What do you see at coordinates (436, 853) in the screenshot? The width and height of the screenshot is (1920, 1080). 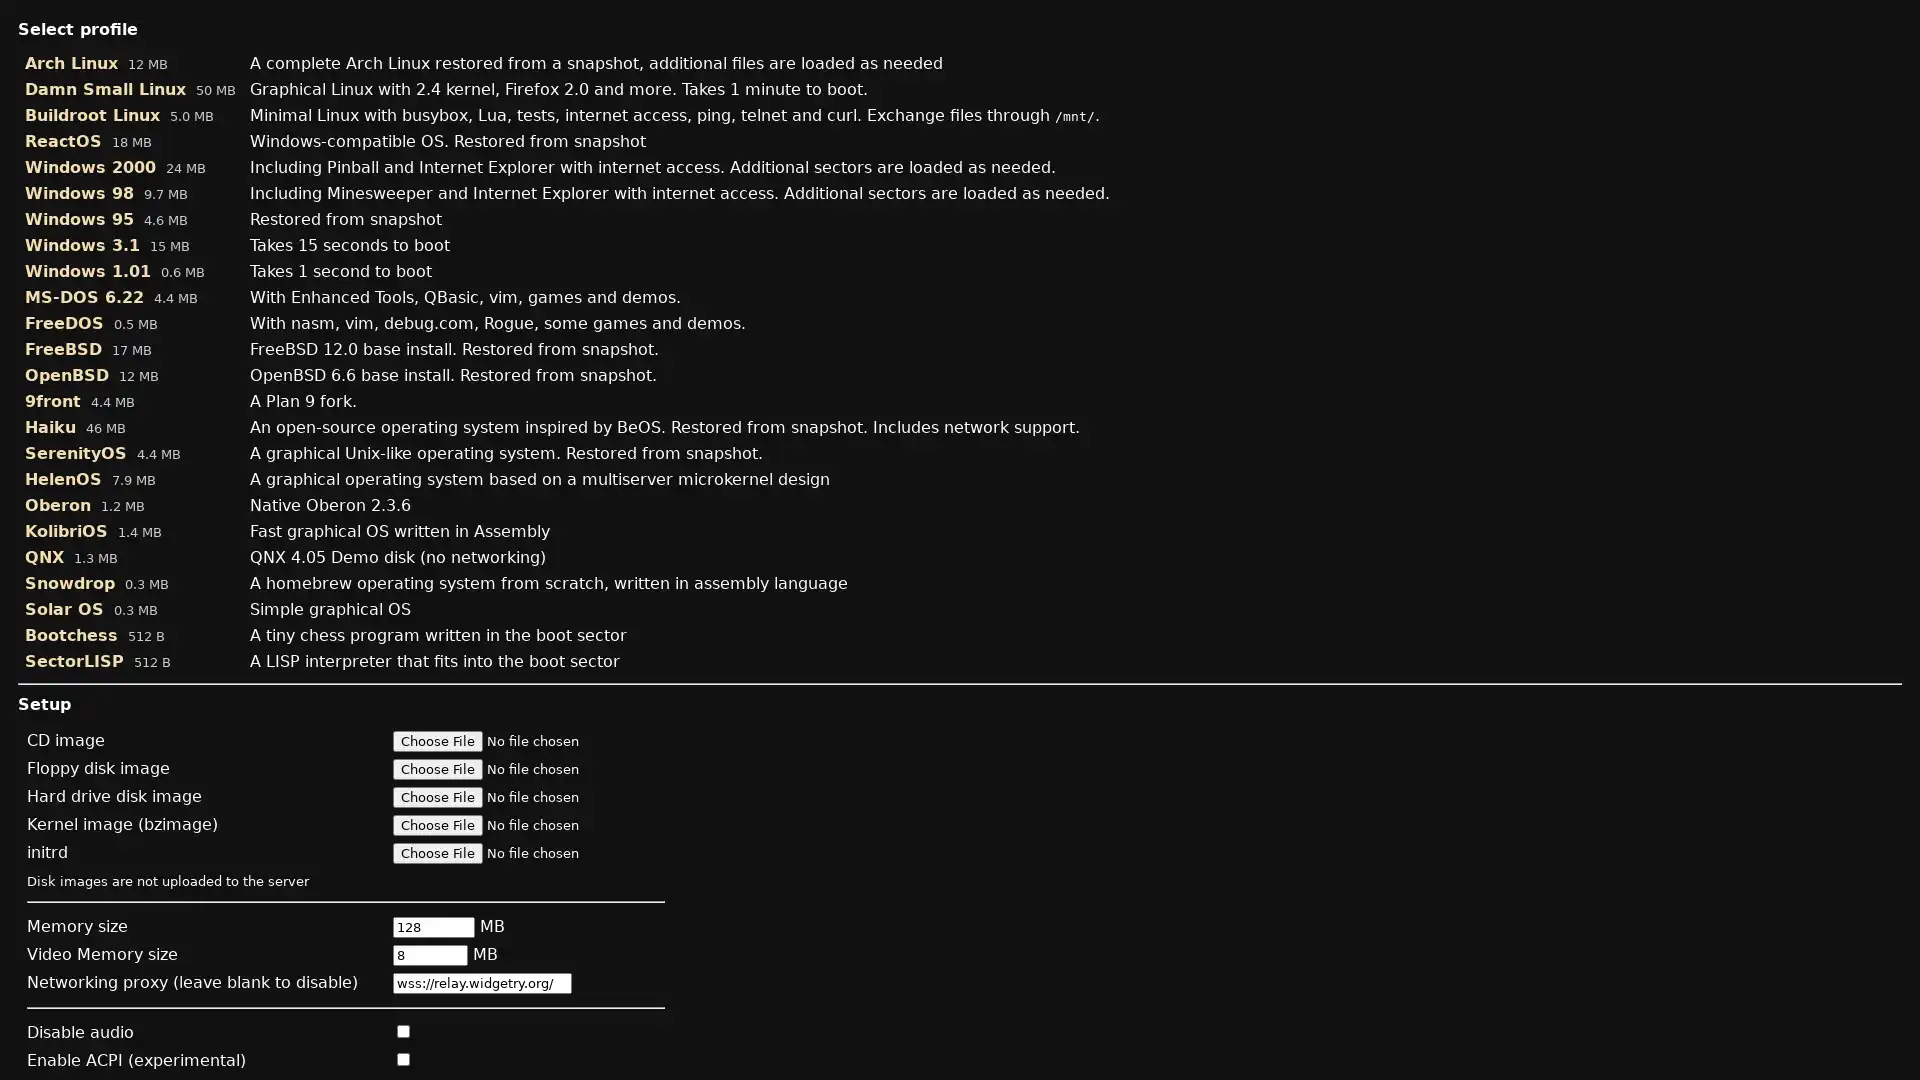 I see `Choose File` at bounding box center [436, 853].